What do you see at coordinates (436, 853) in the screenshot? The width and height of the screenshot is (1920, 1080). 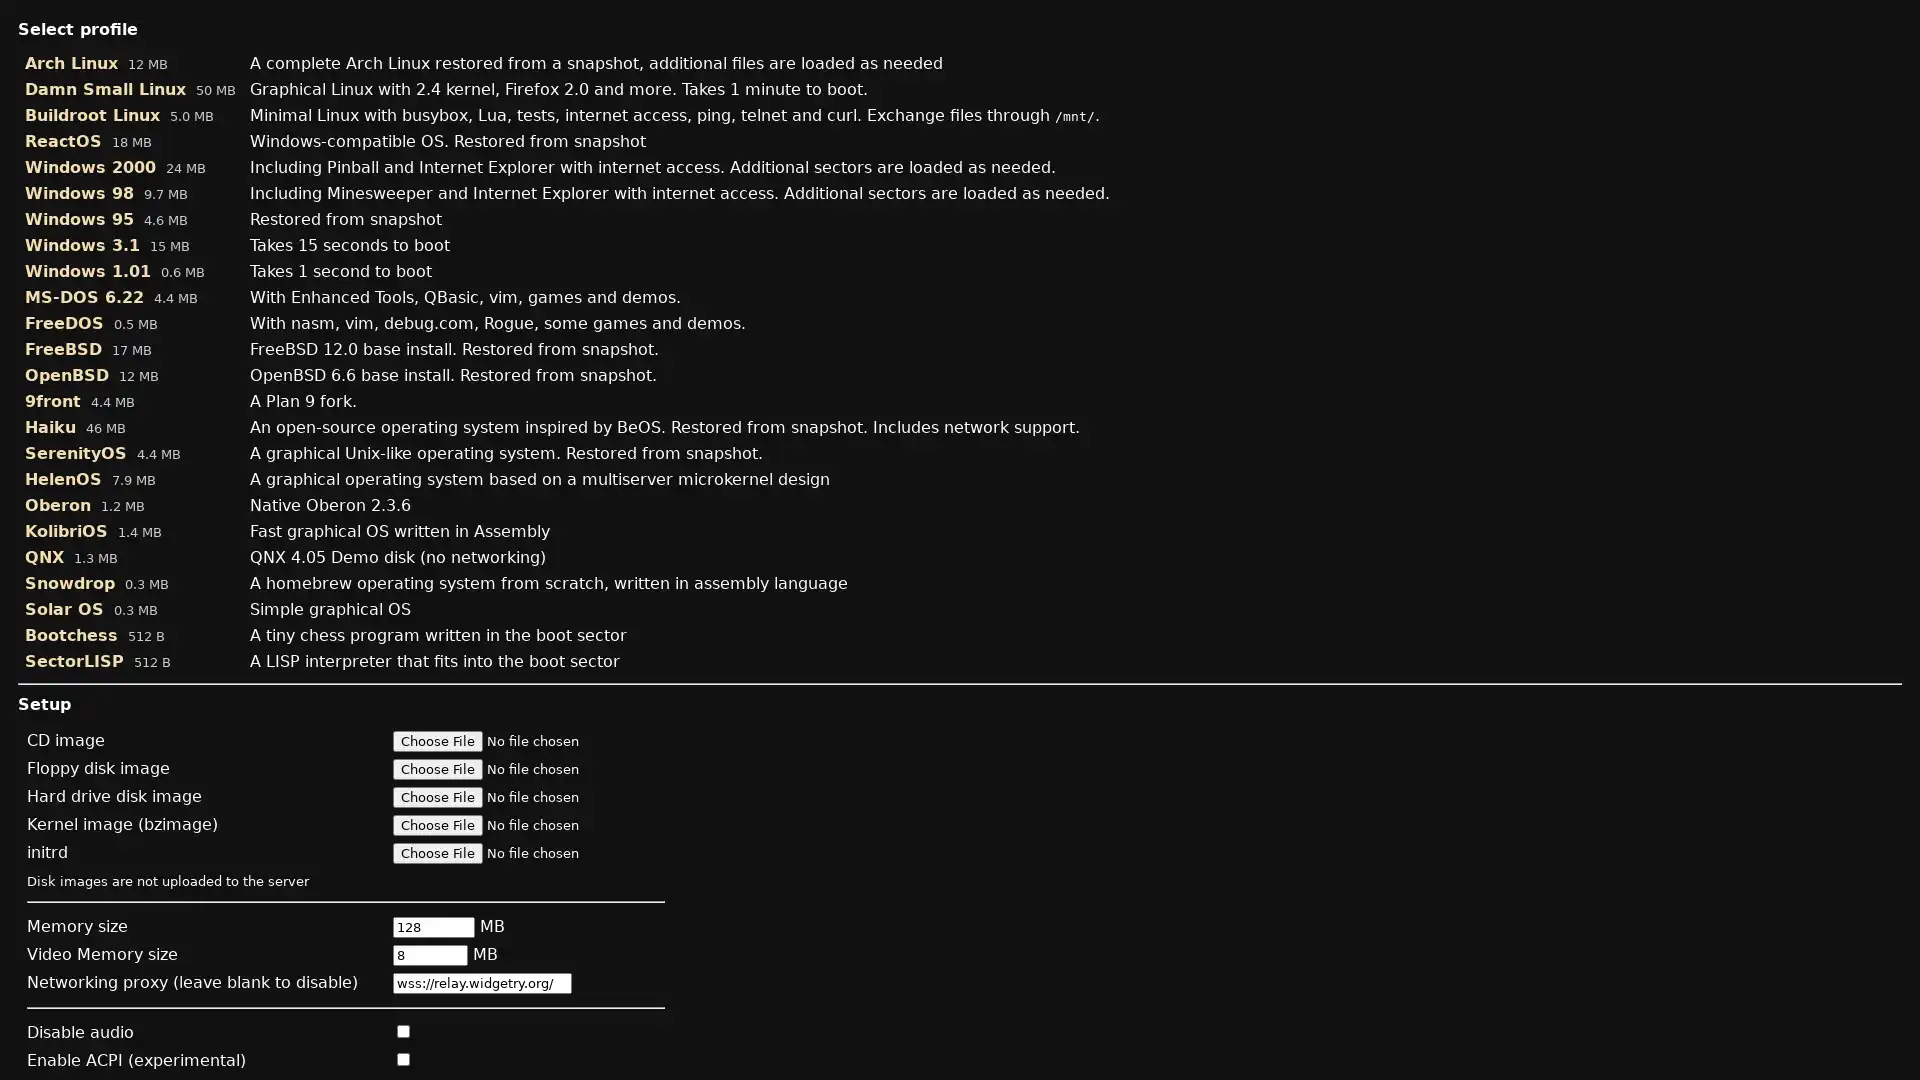 I see `Choose File` at bounding box center [436, 853].